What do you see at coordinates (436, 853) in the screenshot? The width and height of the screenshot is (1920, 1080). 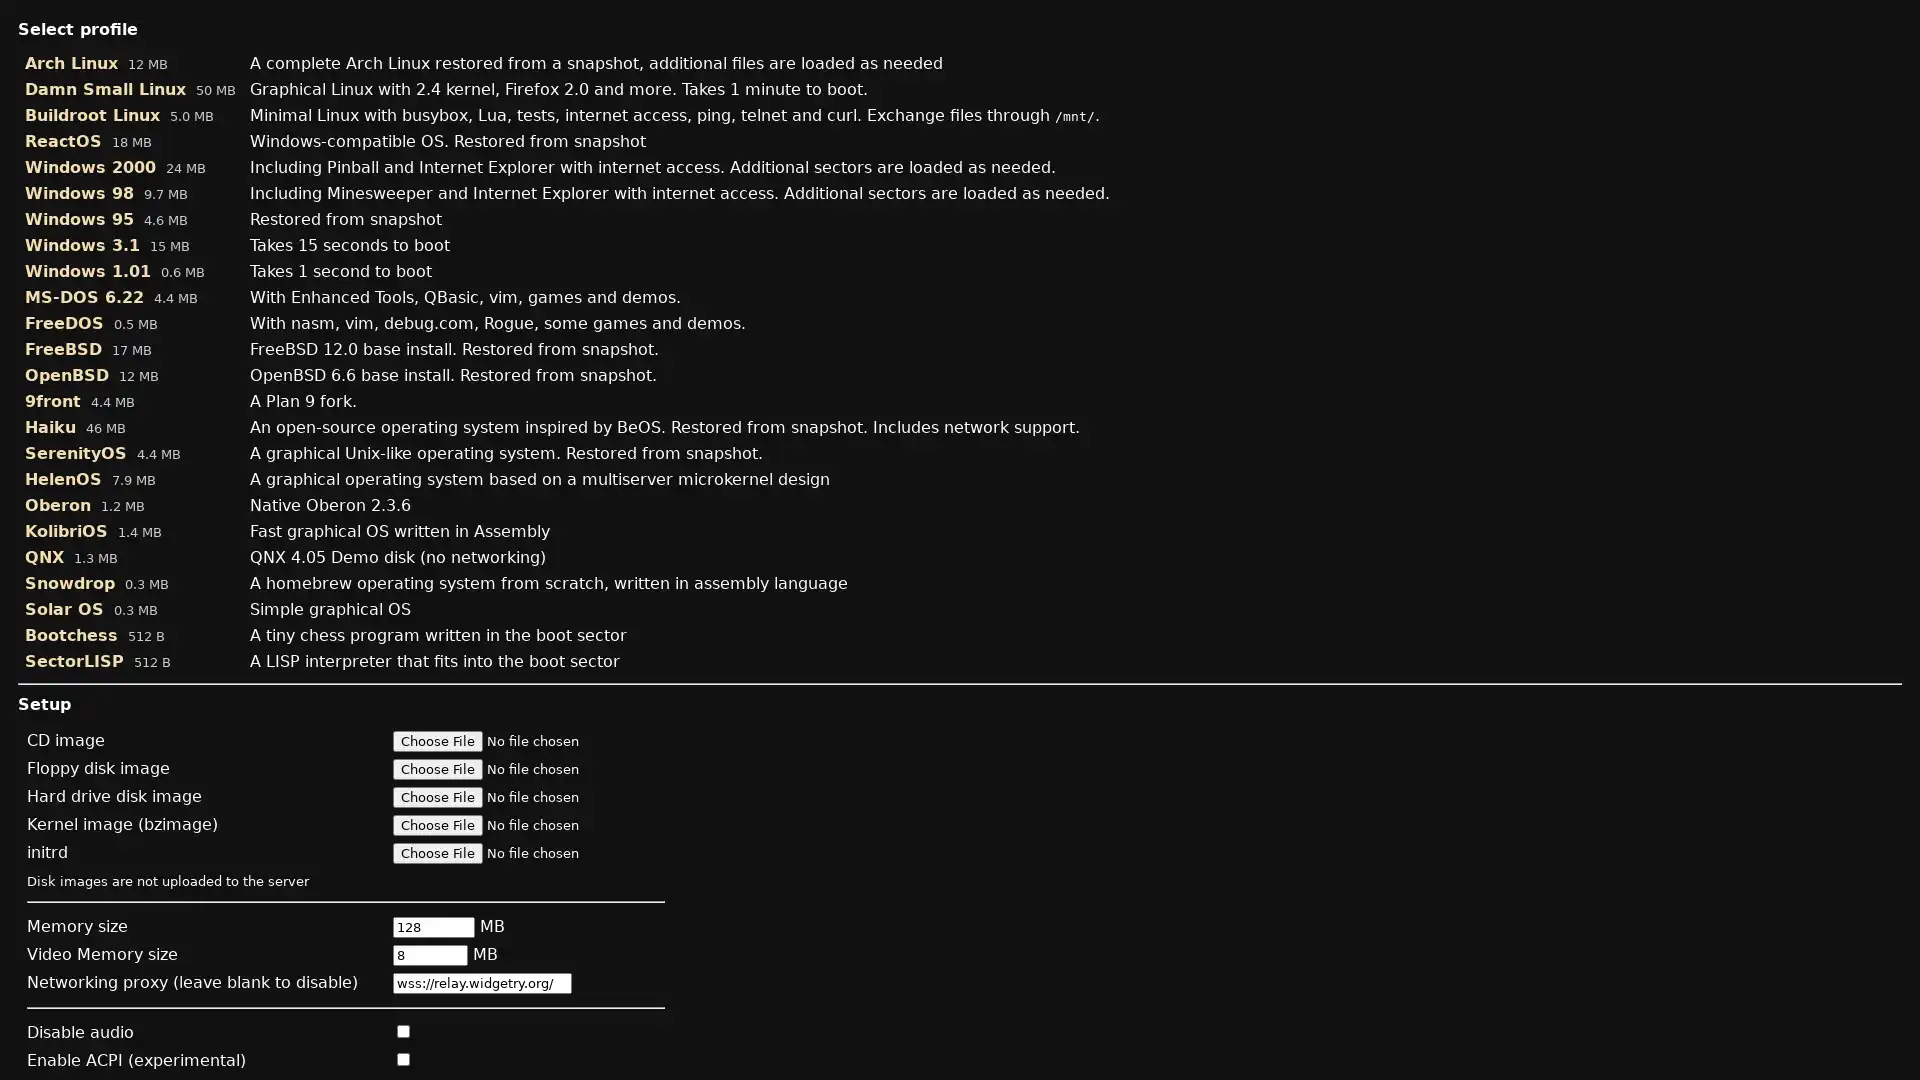 I see `Choose File` at bounding box center [436, 853].